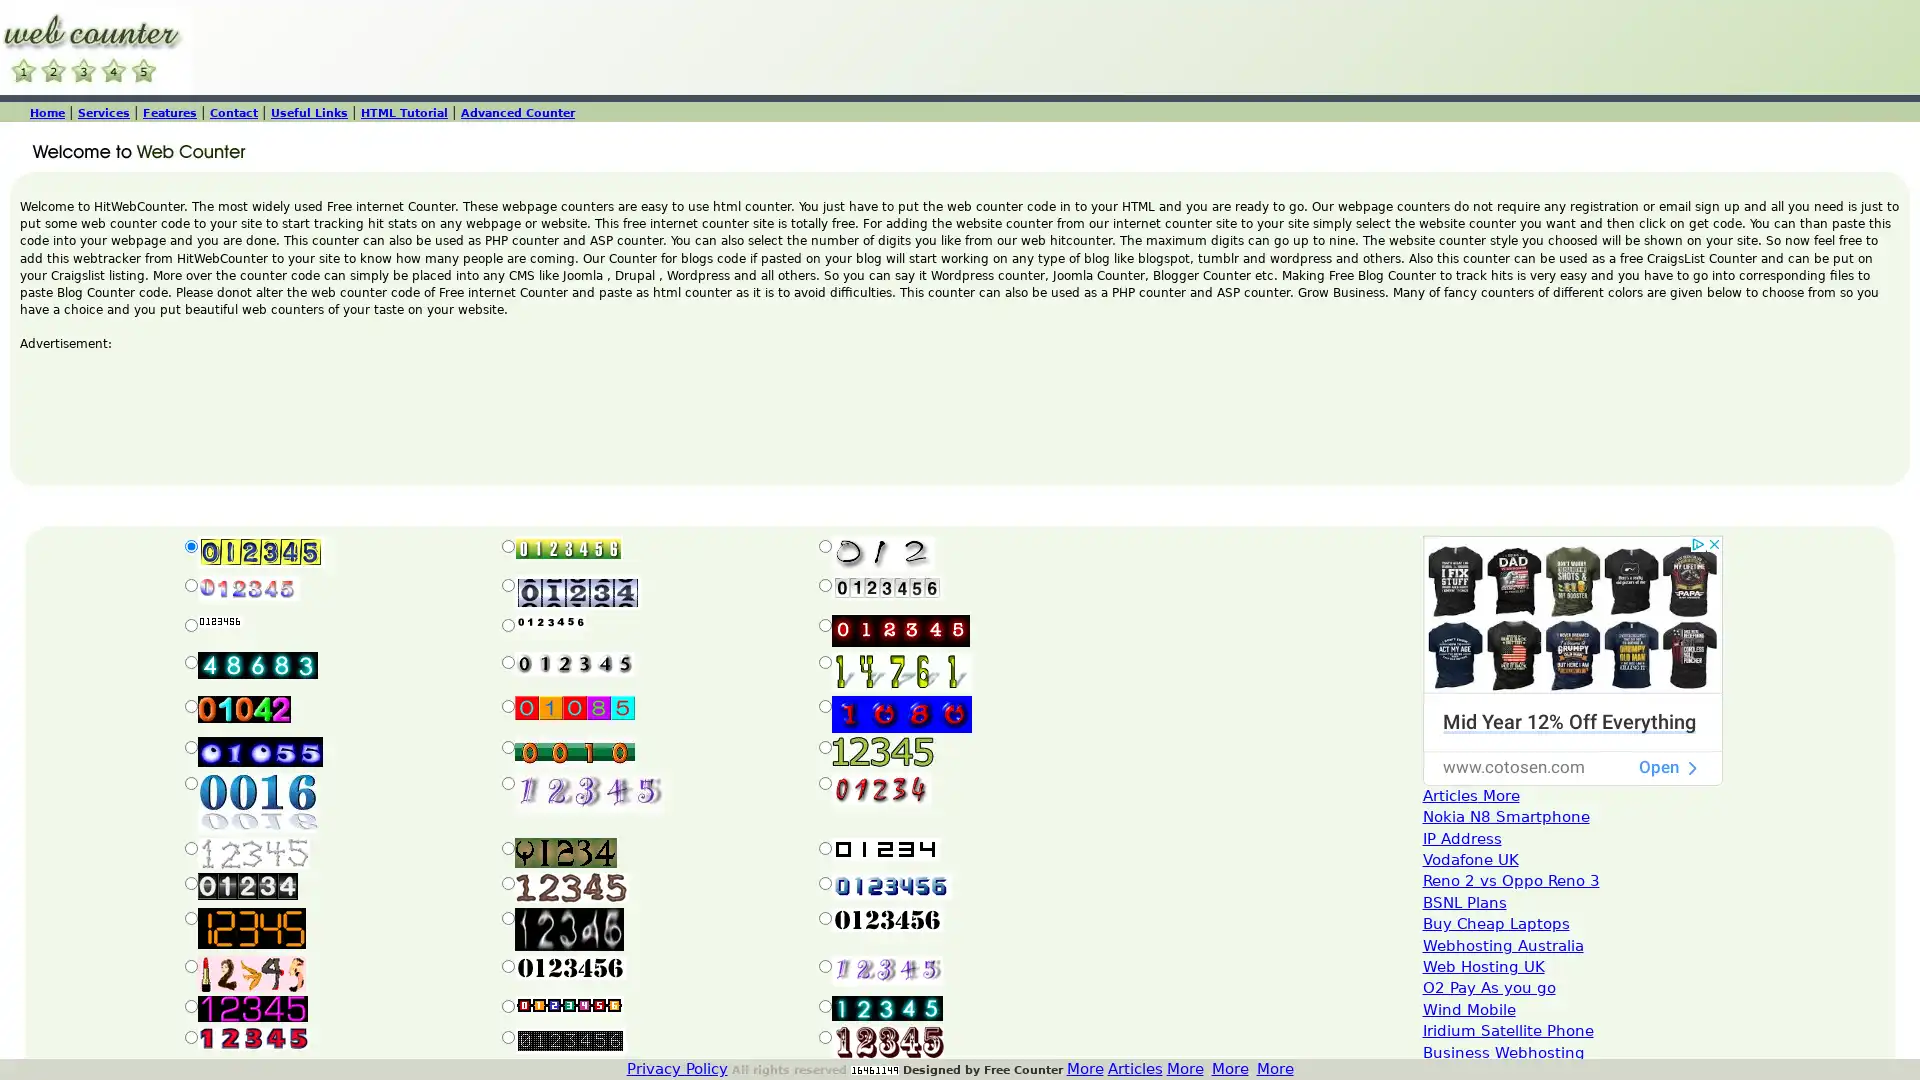 The height and width of the screenshot is (1080, 1920). Describe the element at coordinates (881, 552) in the screenshot. I see `Submit` at that location.